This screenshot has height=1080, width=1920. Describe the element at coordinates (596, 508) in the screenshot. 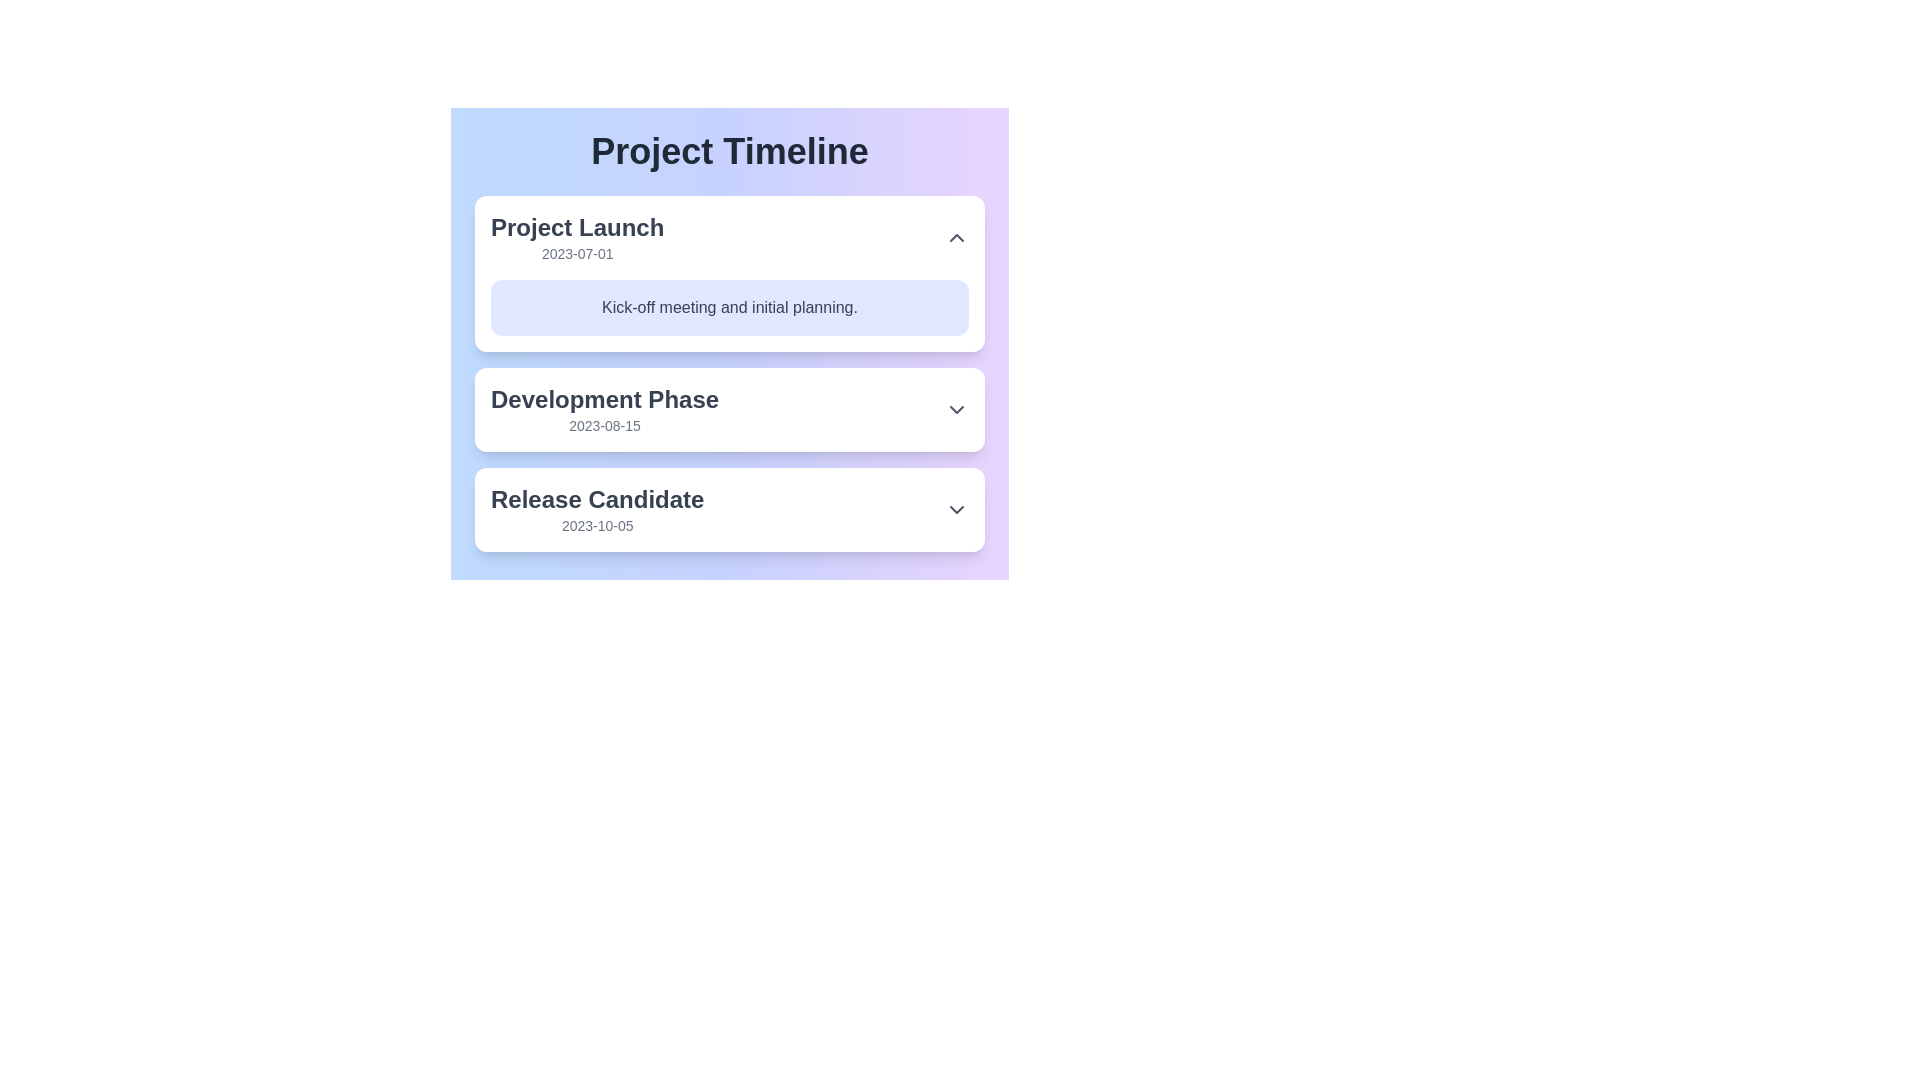

I see `the project phase title text in the 'Project Timeline' section` at that location.